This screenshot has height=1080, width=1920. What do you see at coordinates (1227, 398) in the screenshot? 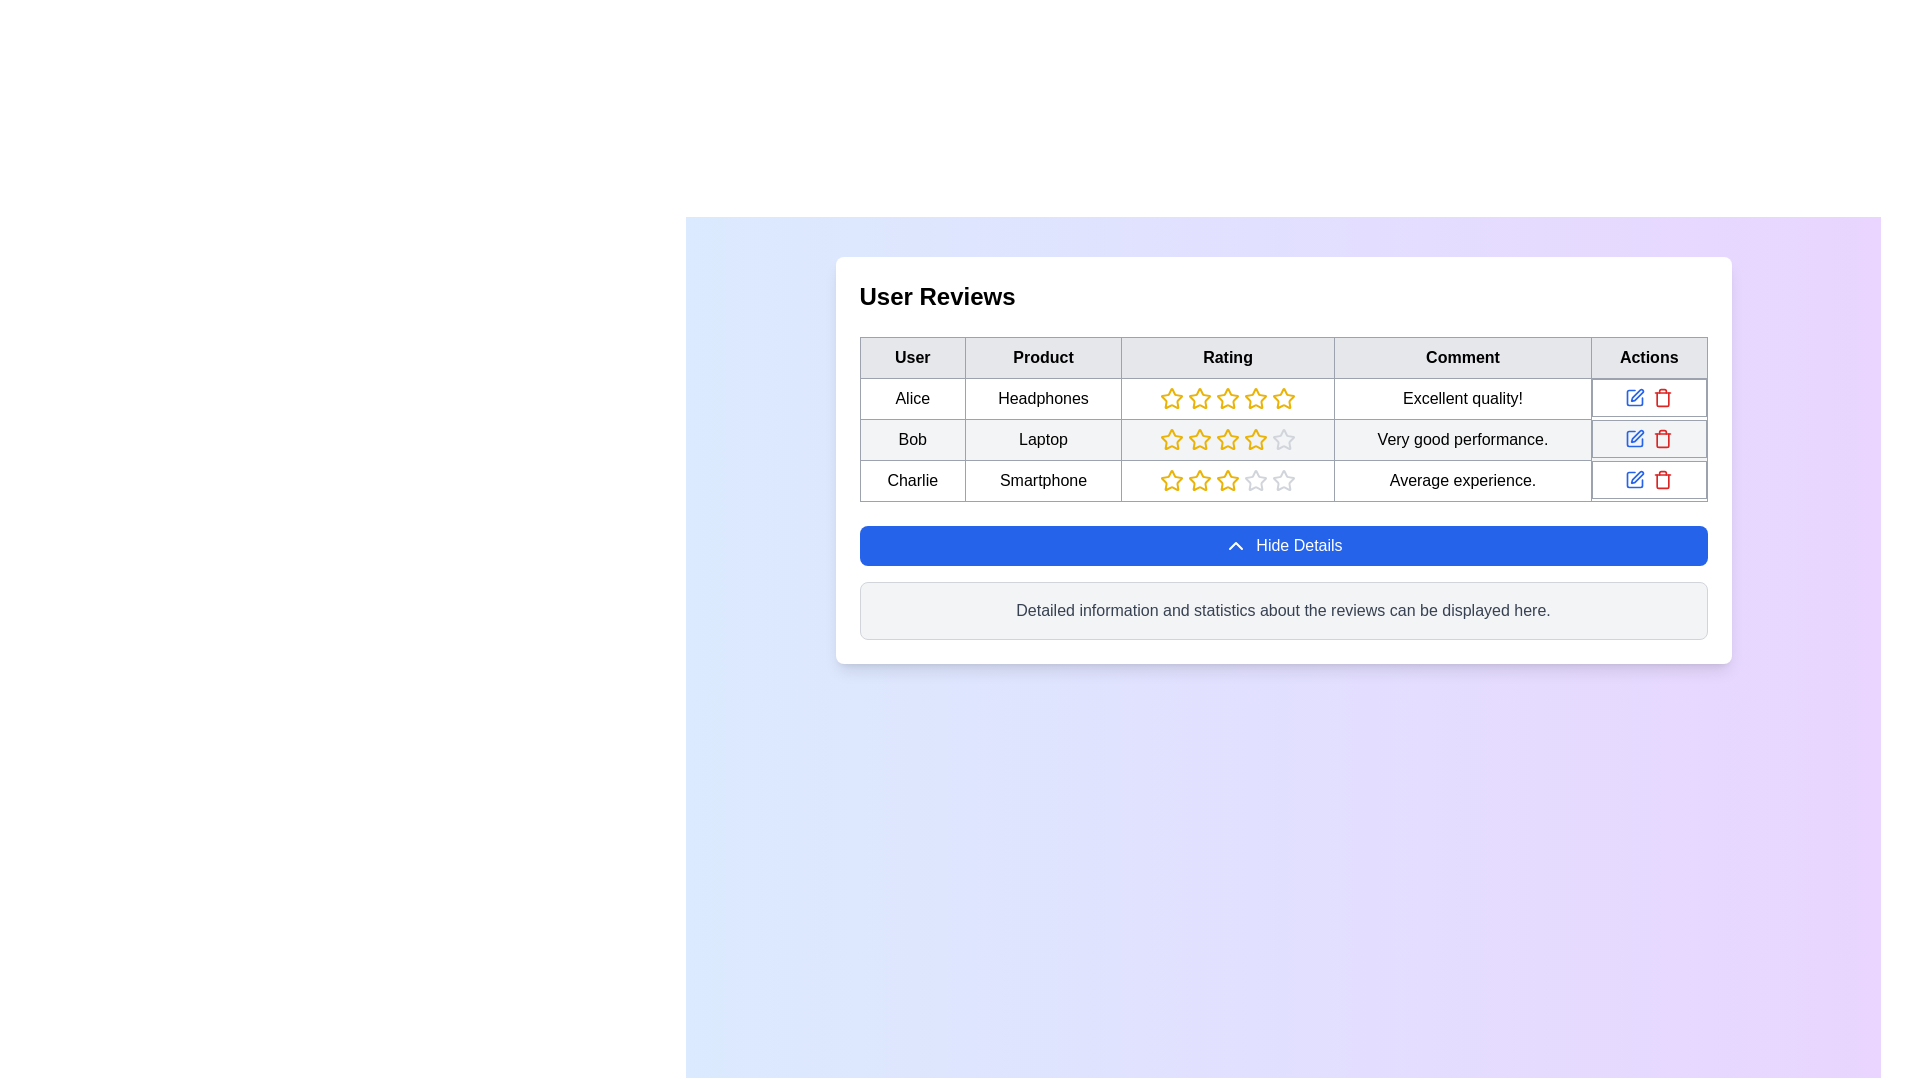
I see `the fifth yellow star icon in the 'Rating' column for the product 'Headphones' in the 'User Reviews' section` at bounding box center [1227, 398].